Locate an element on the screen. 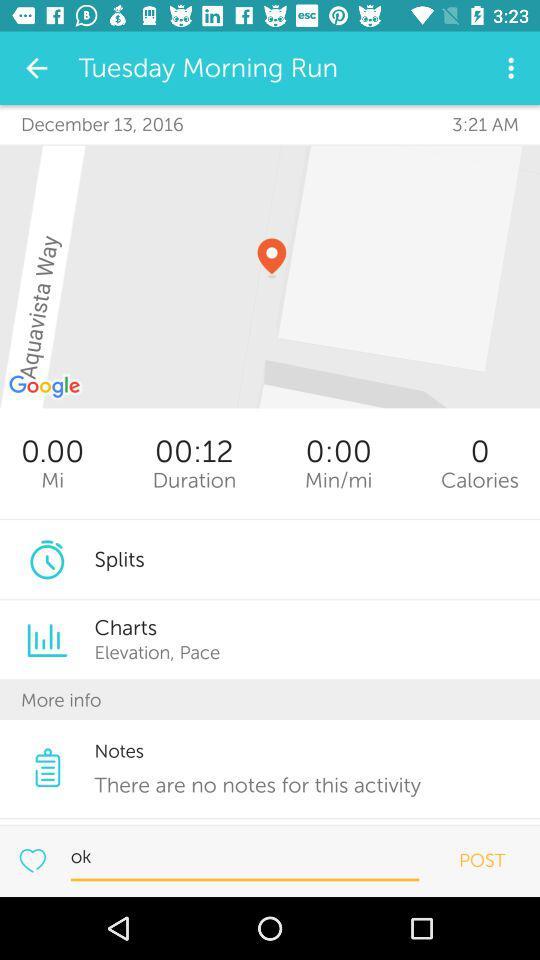  the image left to charts is located at coordinates (47, 639).